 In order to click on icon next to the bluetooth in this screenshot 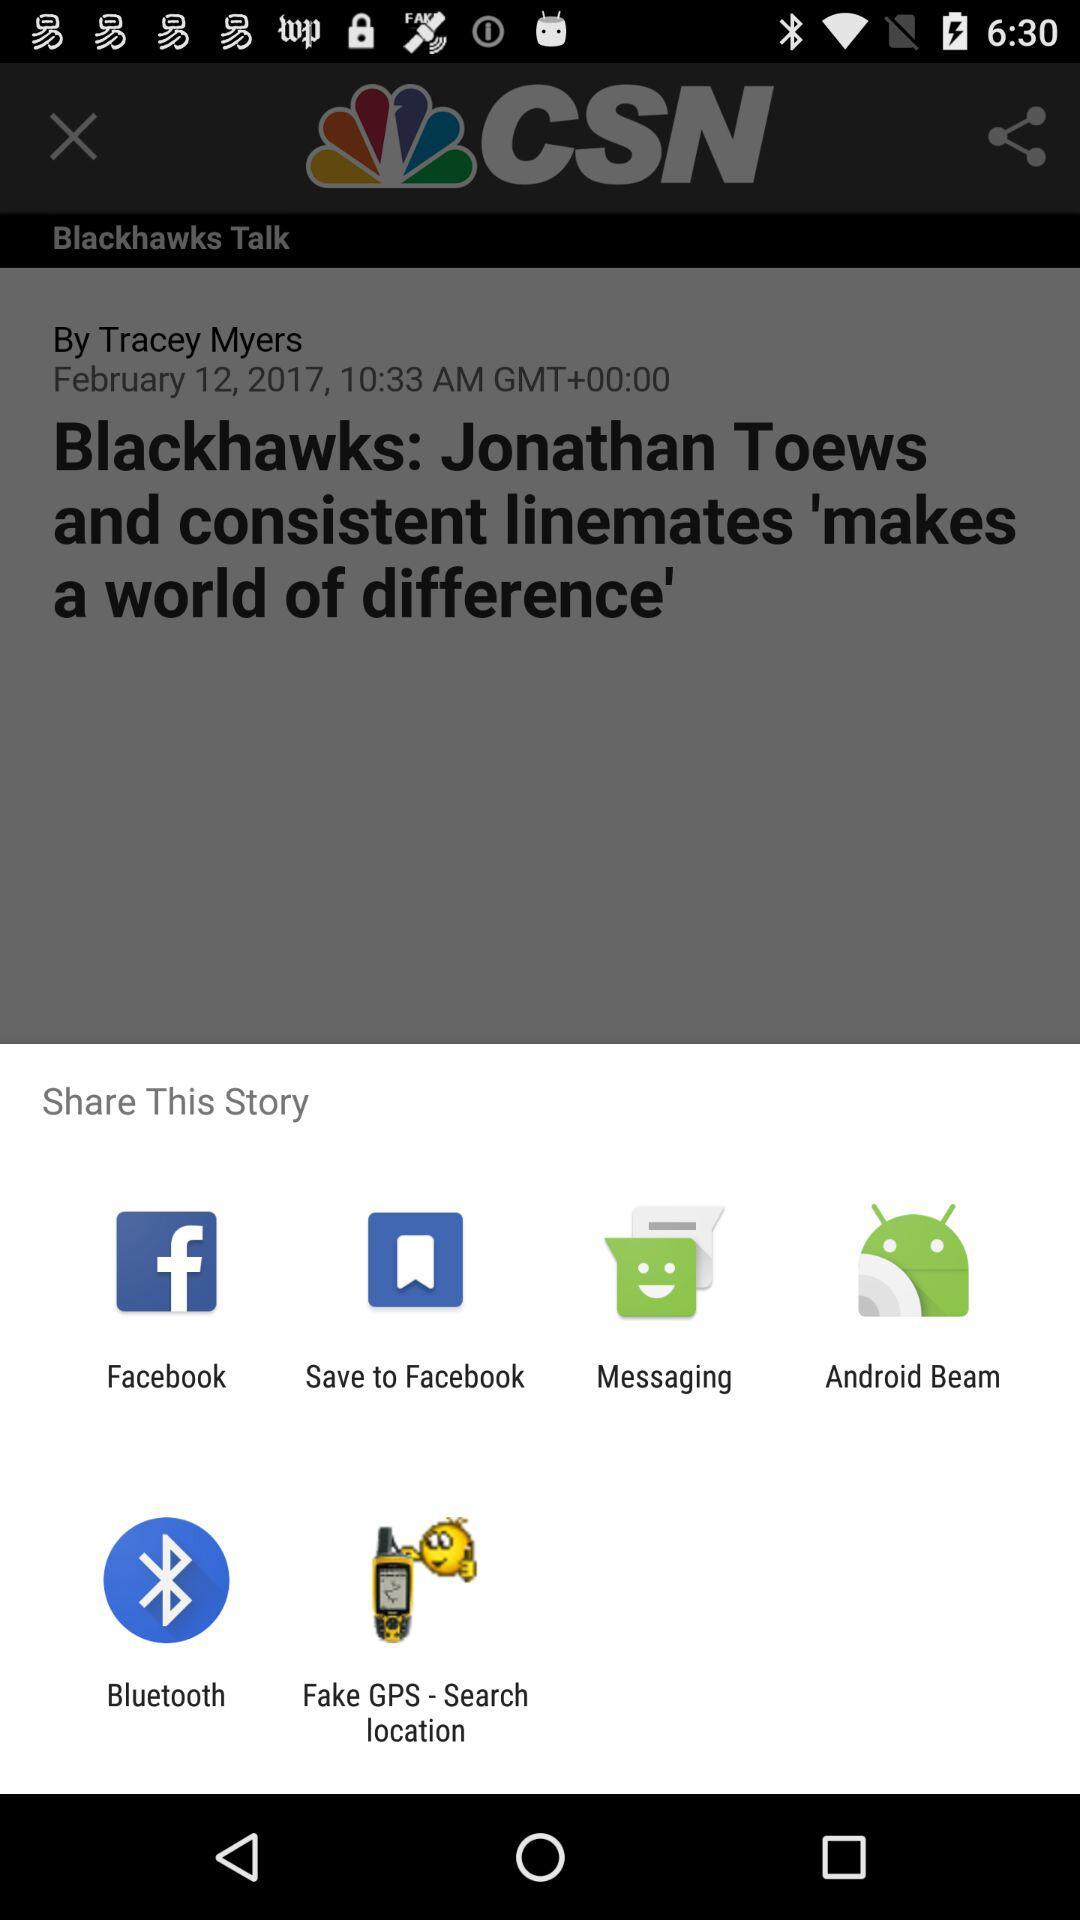, I will do `click(414, 1711)`.